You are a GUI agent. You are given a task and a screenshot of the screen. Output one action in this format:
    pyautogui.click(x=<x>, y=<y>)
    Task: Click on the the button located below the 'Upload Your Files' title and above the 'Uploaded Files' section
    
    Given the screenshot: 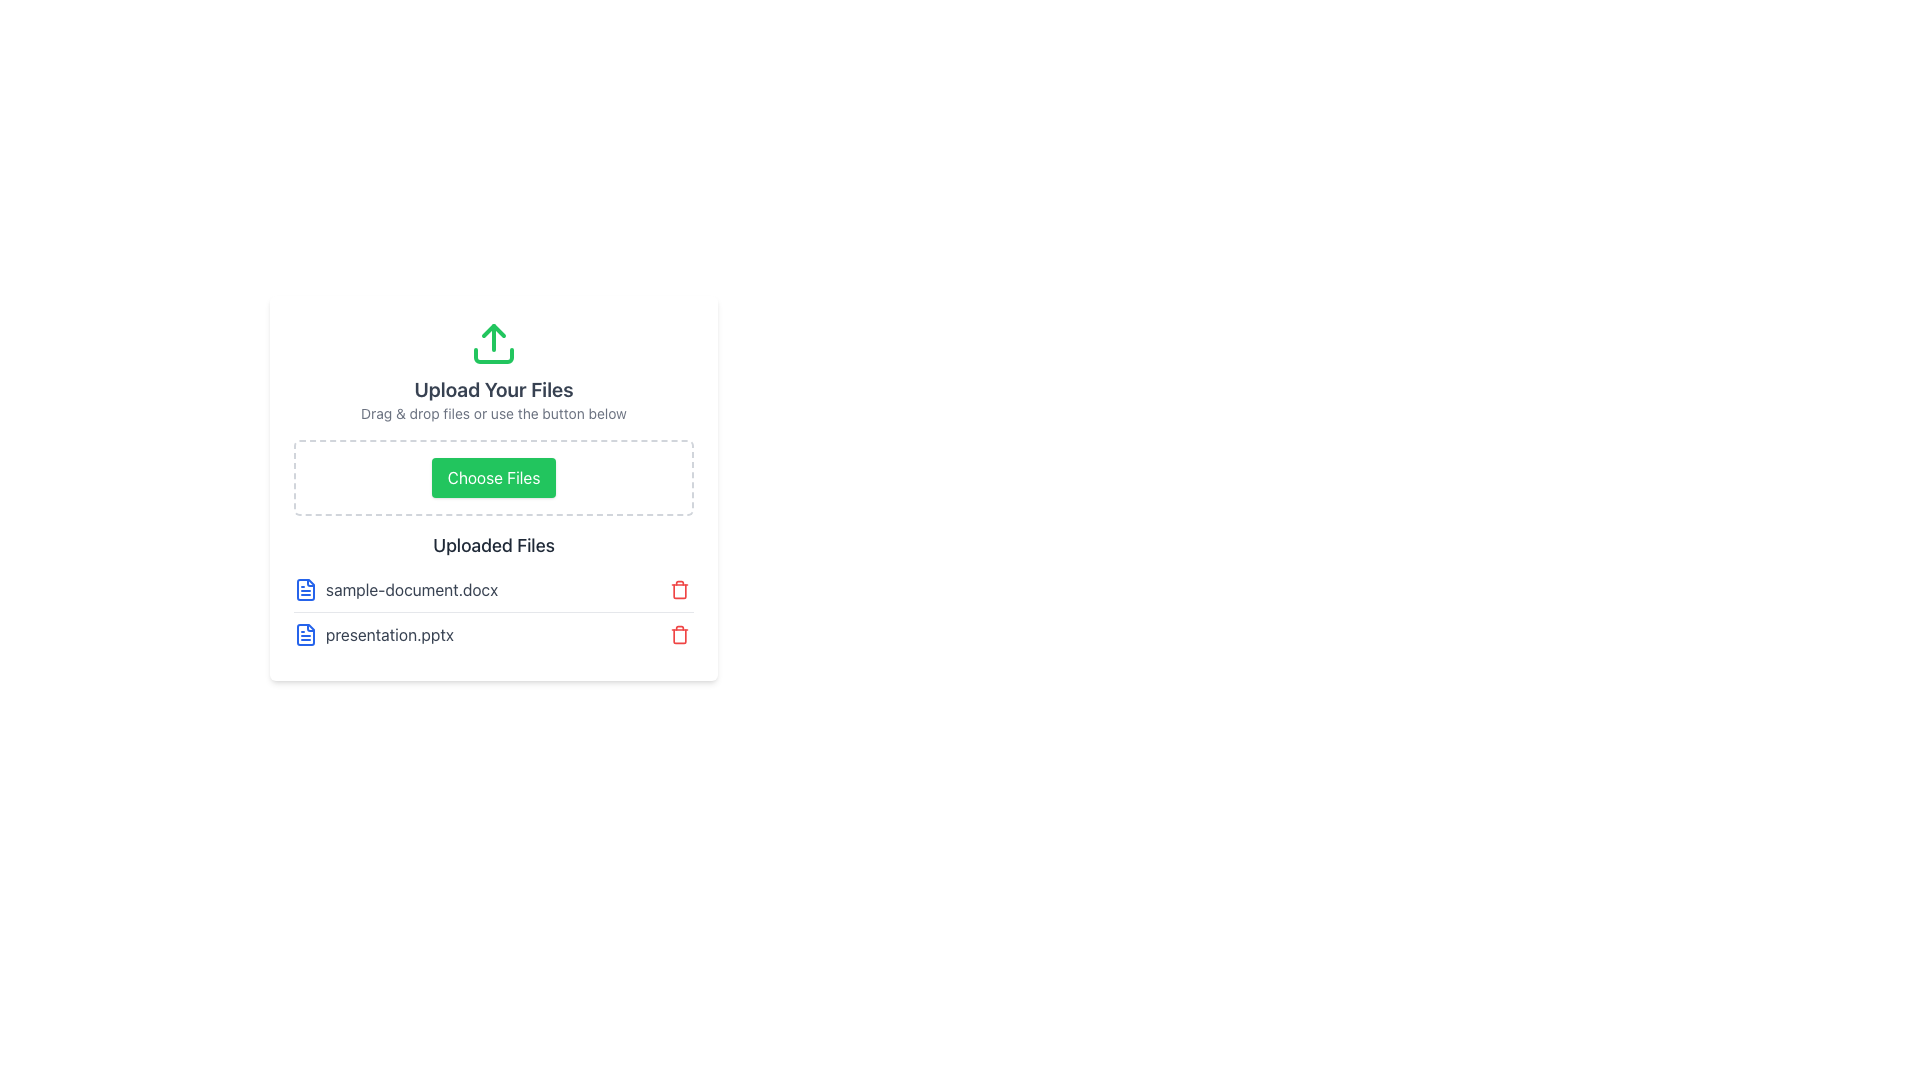 What is the action you would take?
    pyautogui.click(x=494, y=488)
    